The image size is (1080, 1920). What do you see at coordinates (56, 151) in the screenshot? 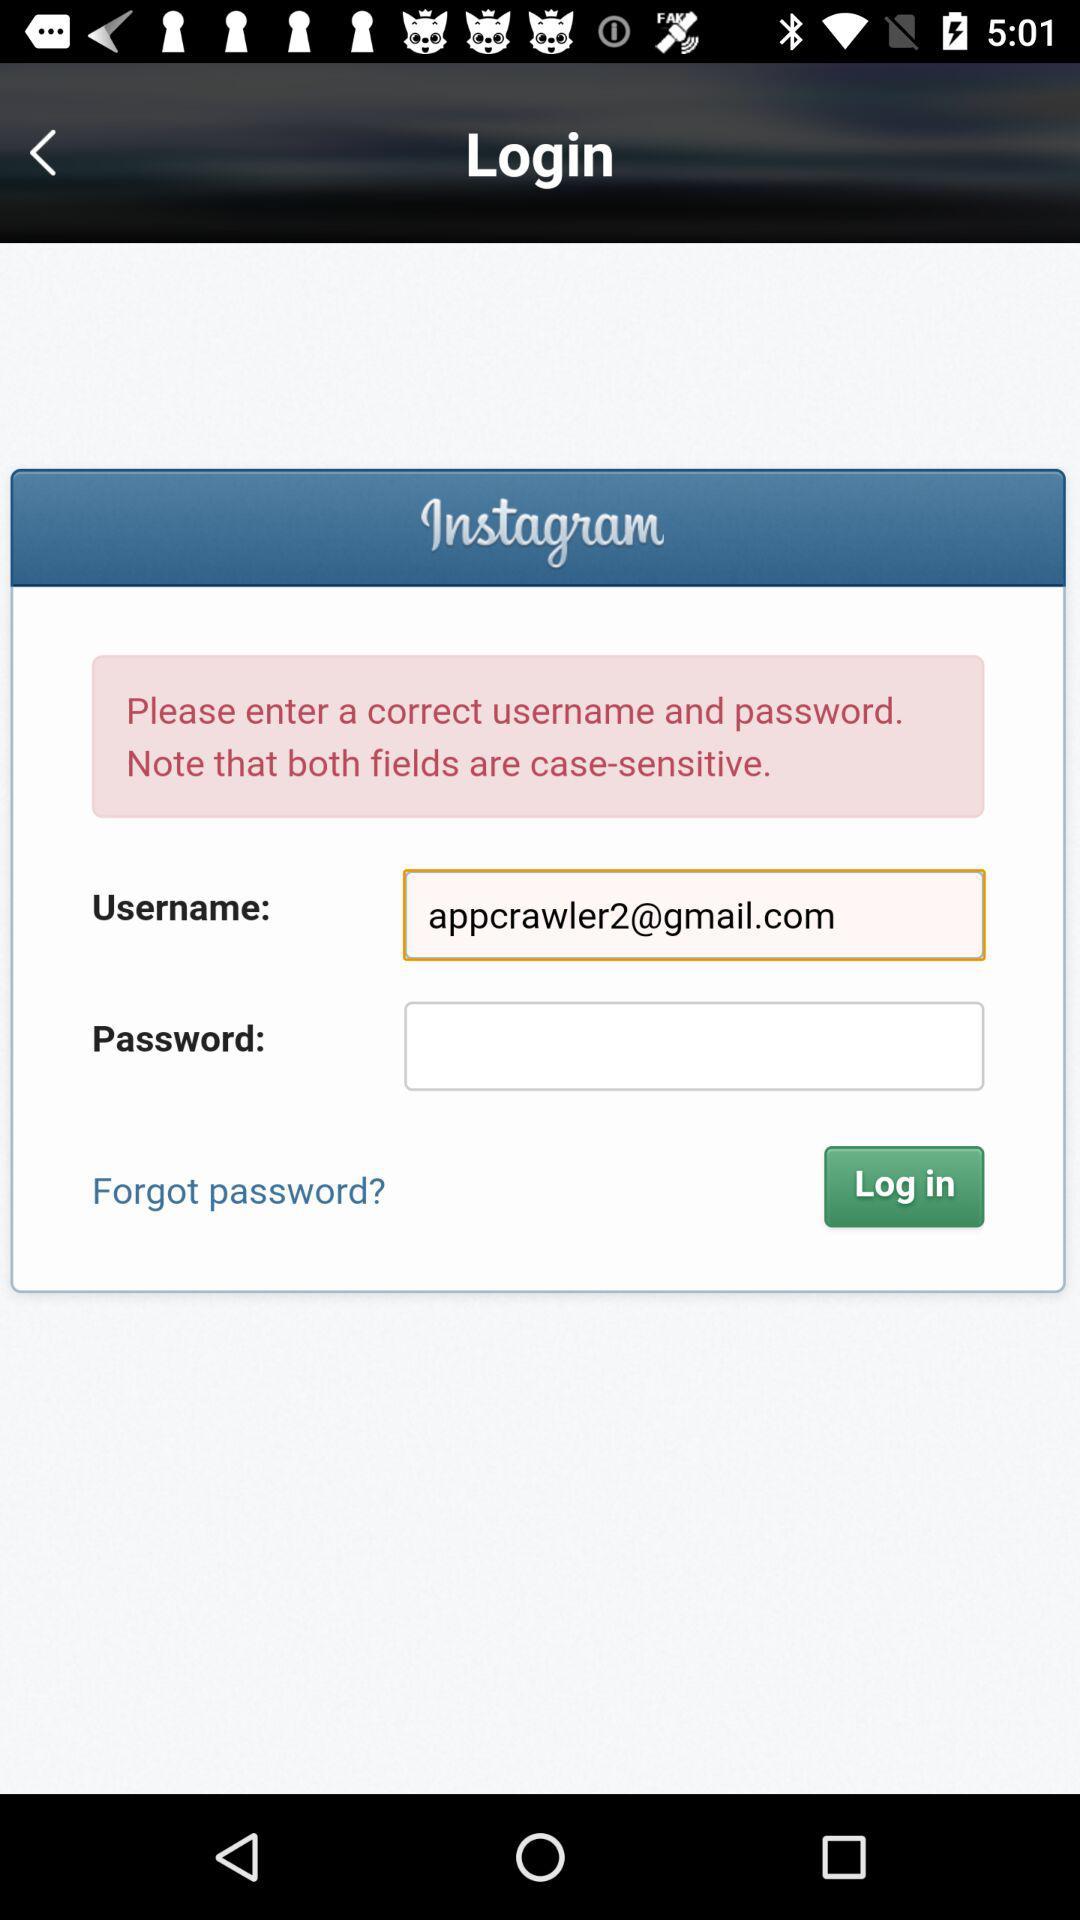
I see `go back` at bounding box center [56, 151].